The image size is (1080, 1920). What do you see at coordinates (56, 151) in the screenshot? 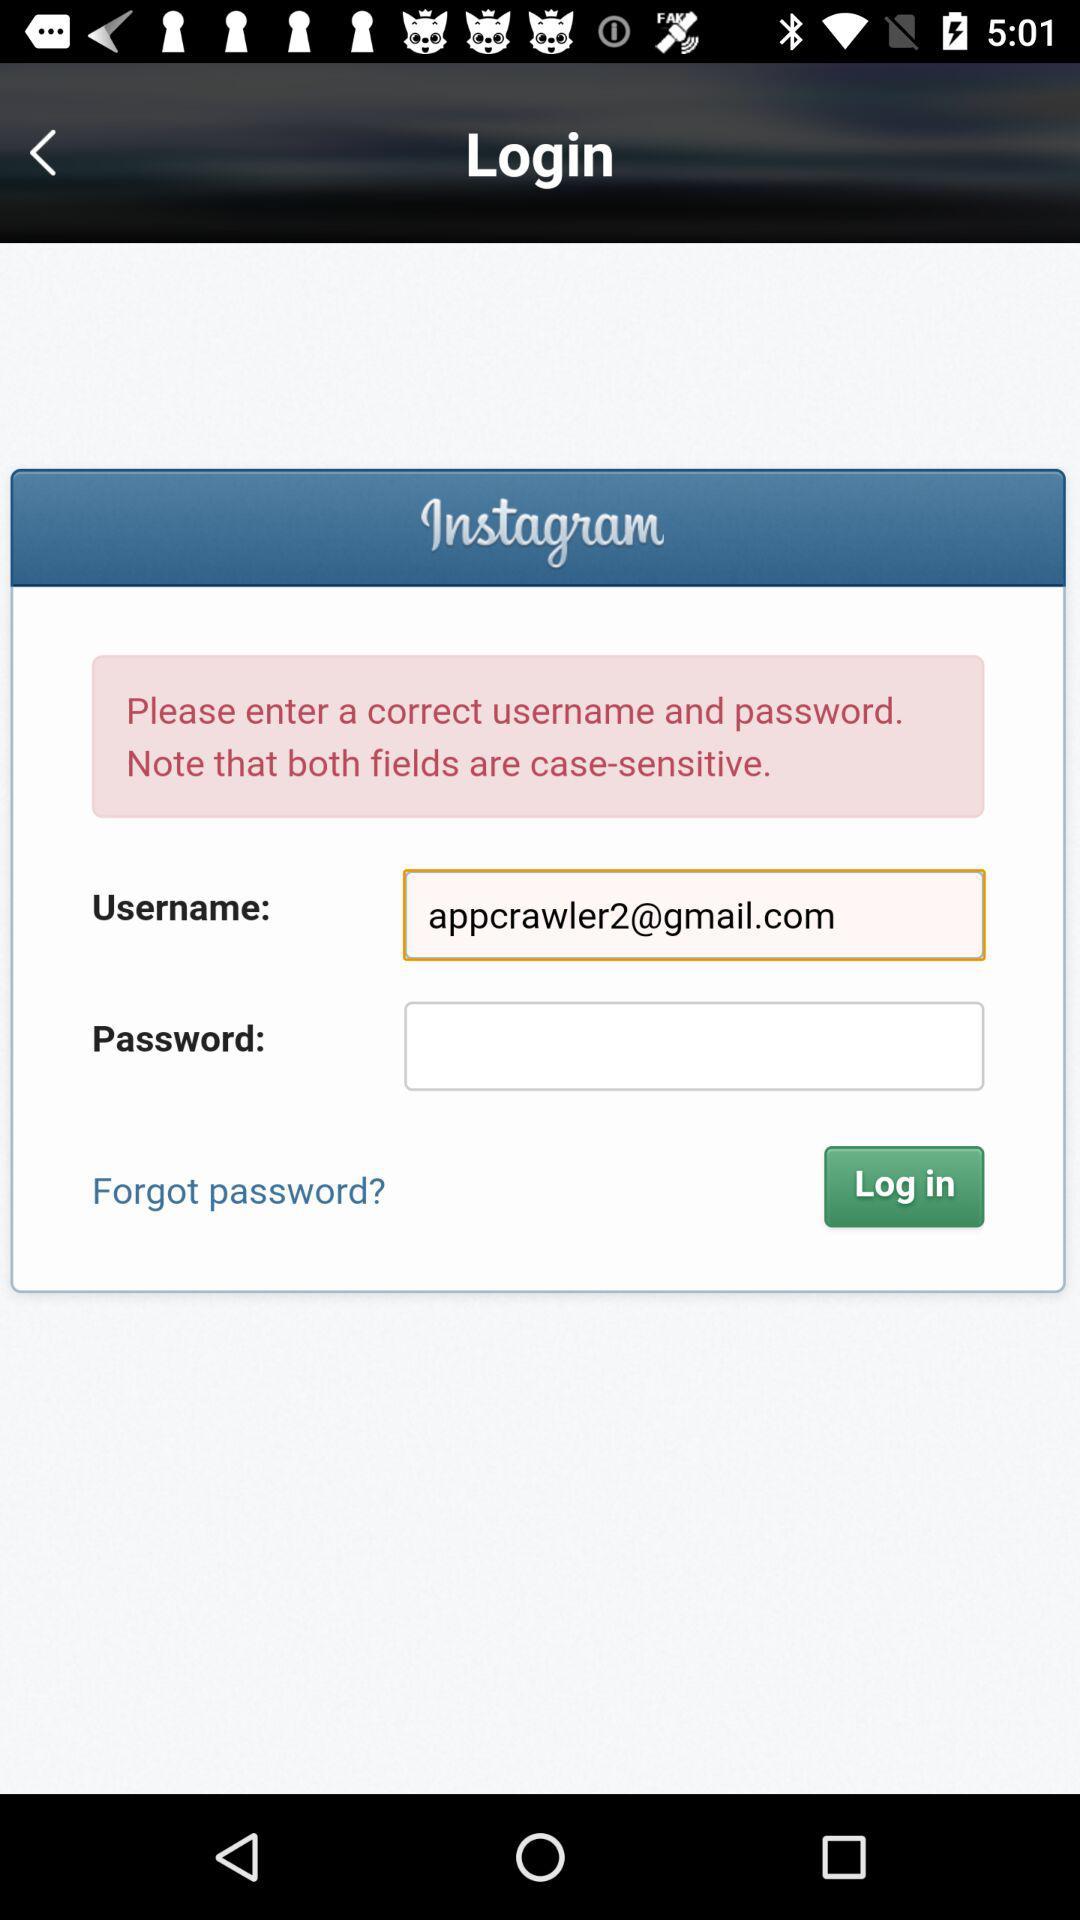
I see `go back` at bounding box center [56, 151].